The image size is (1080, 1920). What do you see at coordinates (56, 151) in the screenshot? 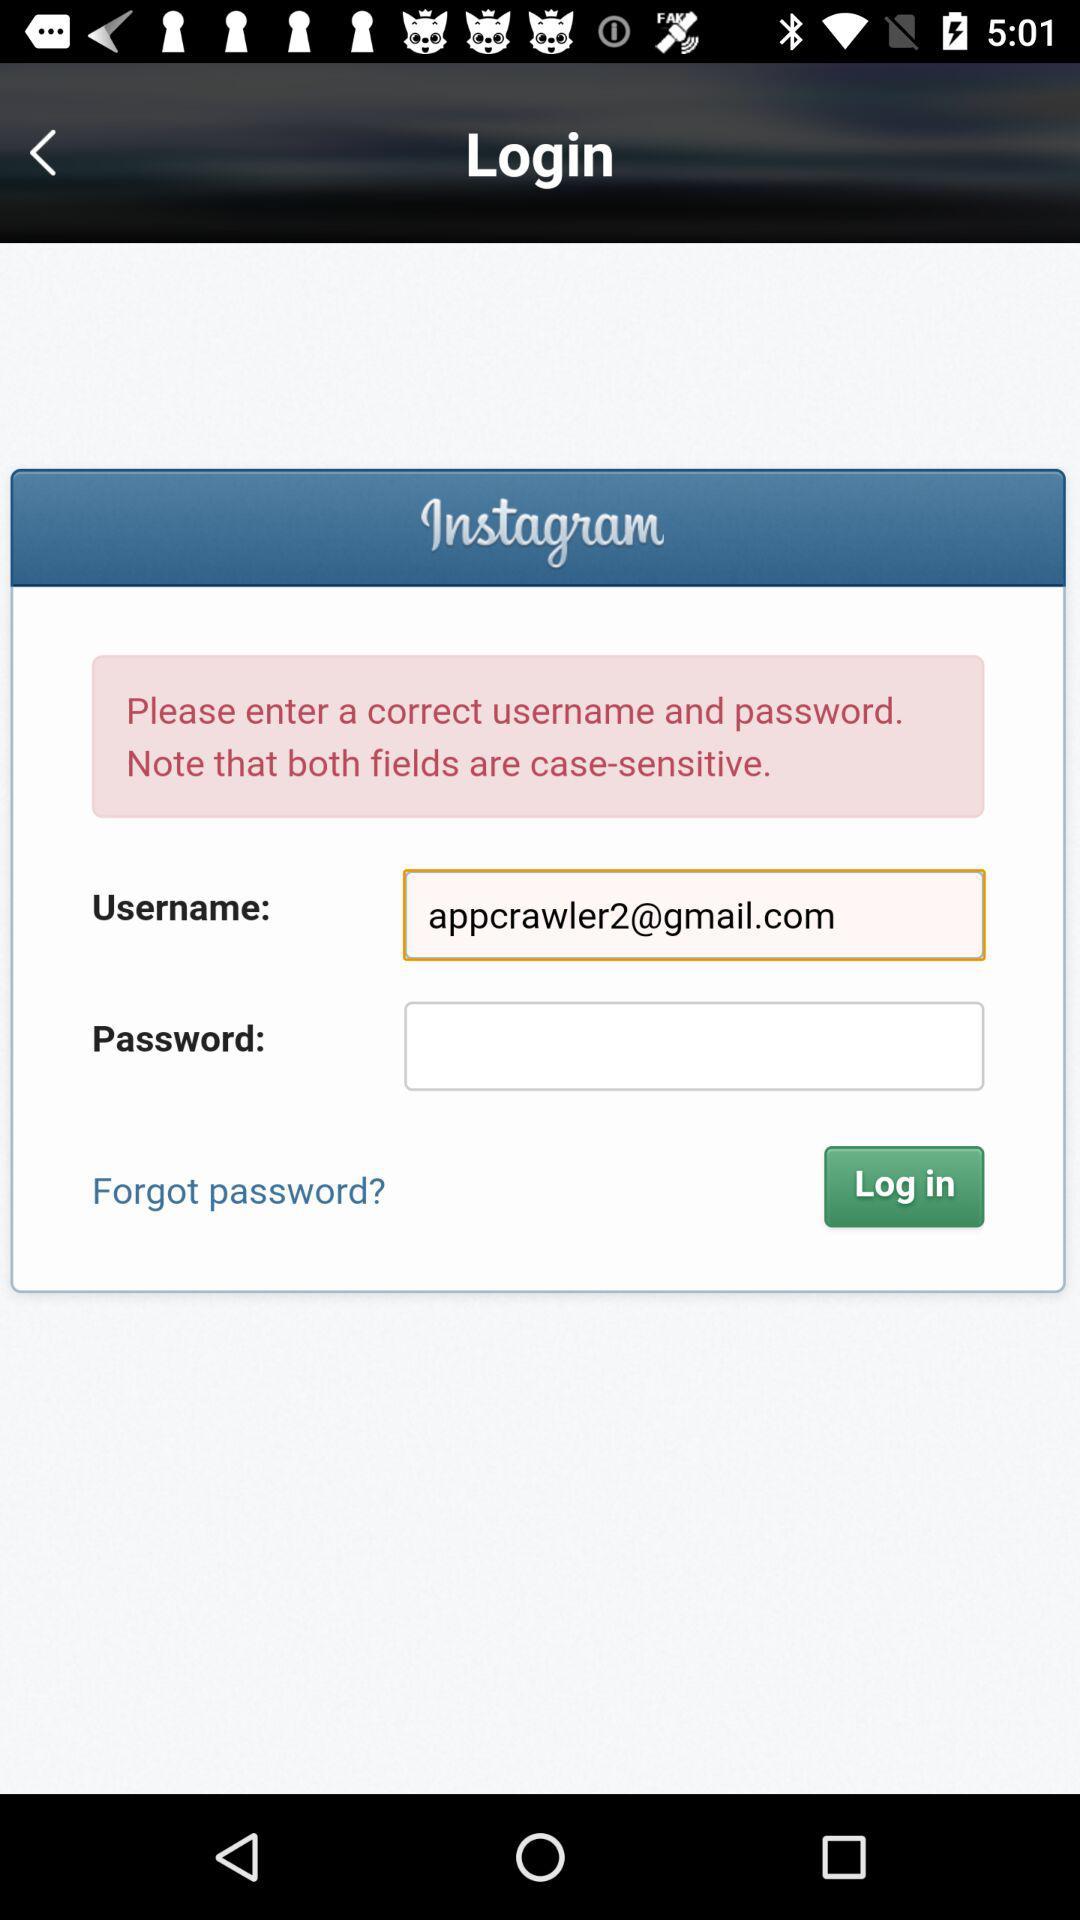
I see `go back` at bounding box center [56, 151].